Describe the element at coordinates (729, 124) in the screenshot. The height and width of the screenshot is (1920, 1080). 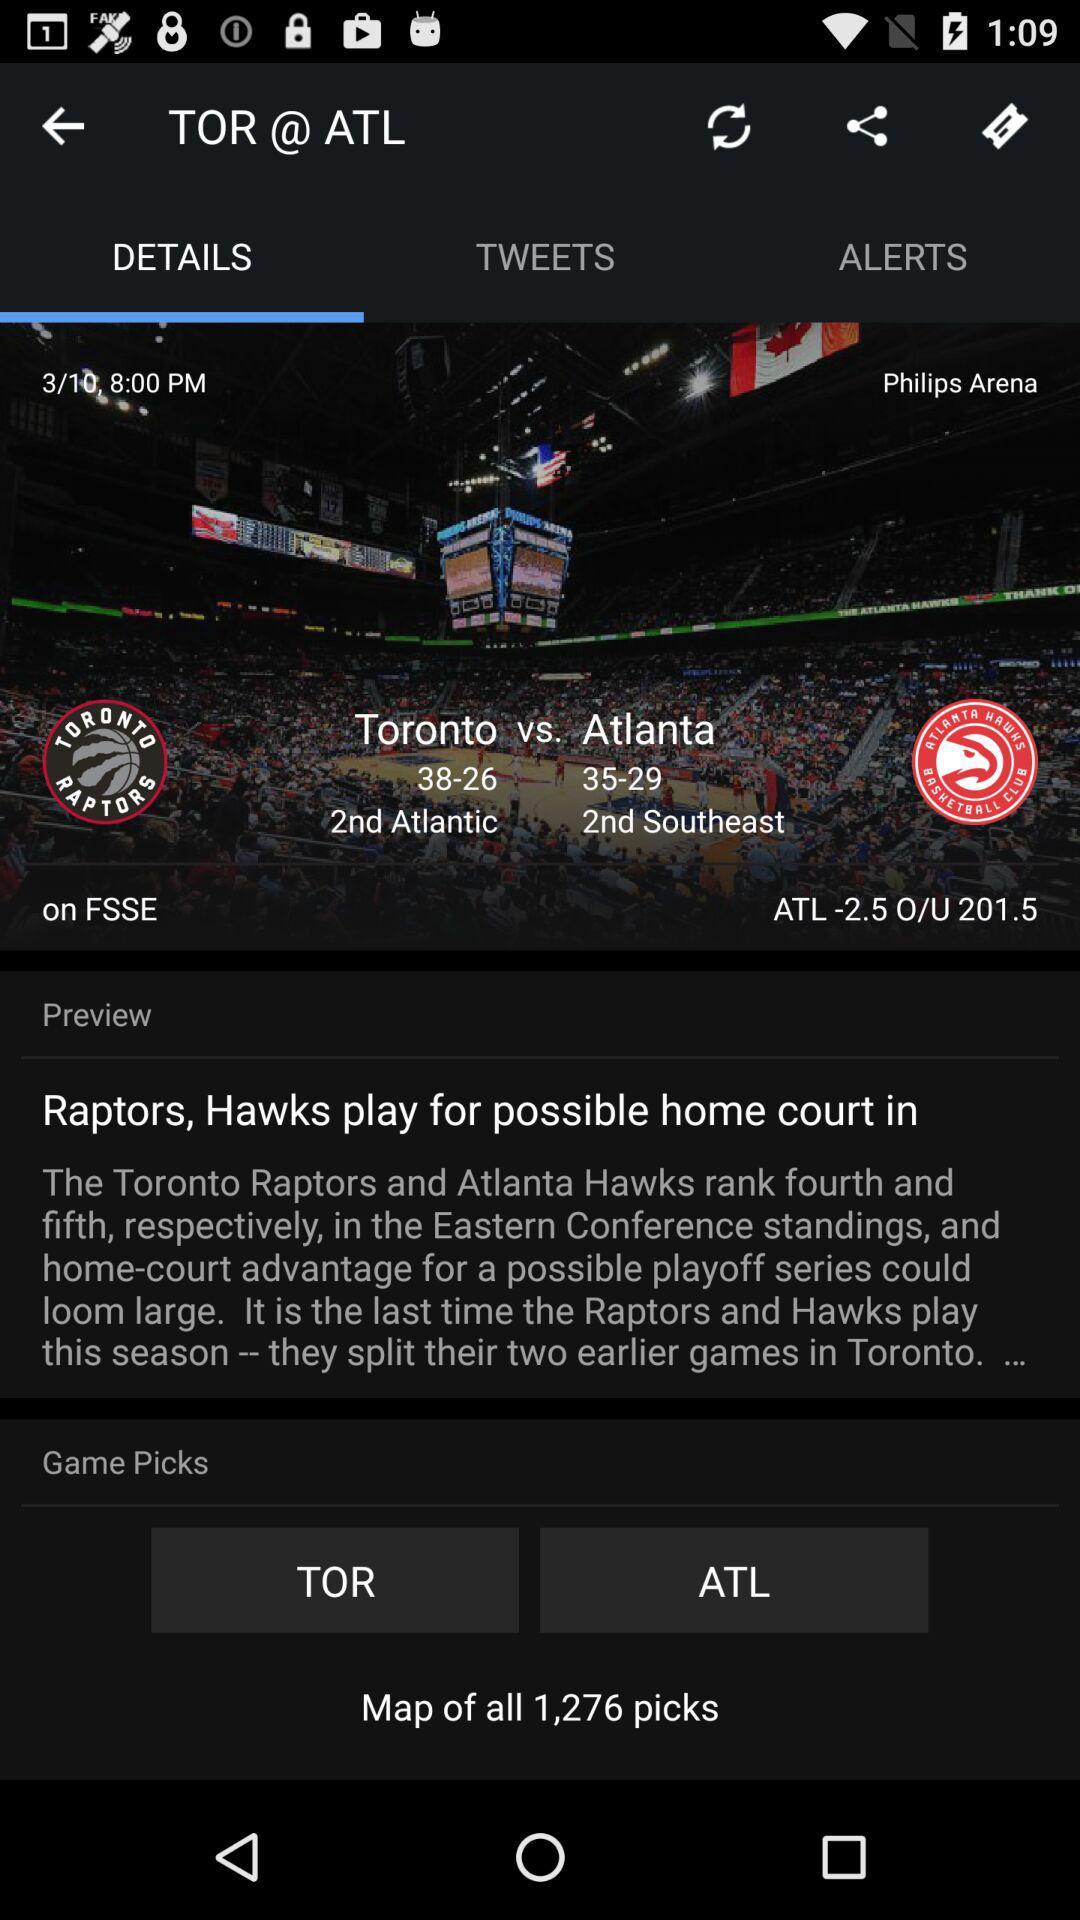
I see `refresh page` at that location.